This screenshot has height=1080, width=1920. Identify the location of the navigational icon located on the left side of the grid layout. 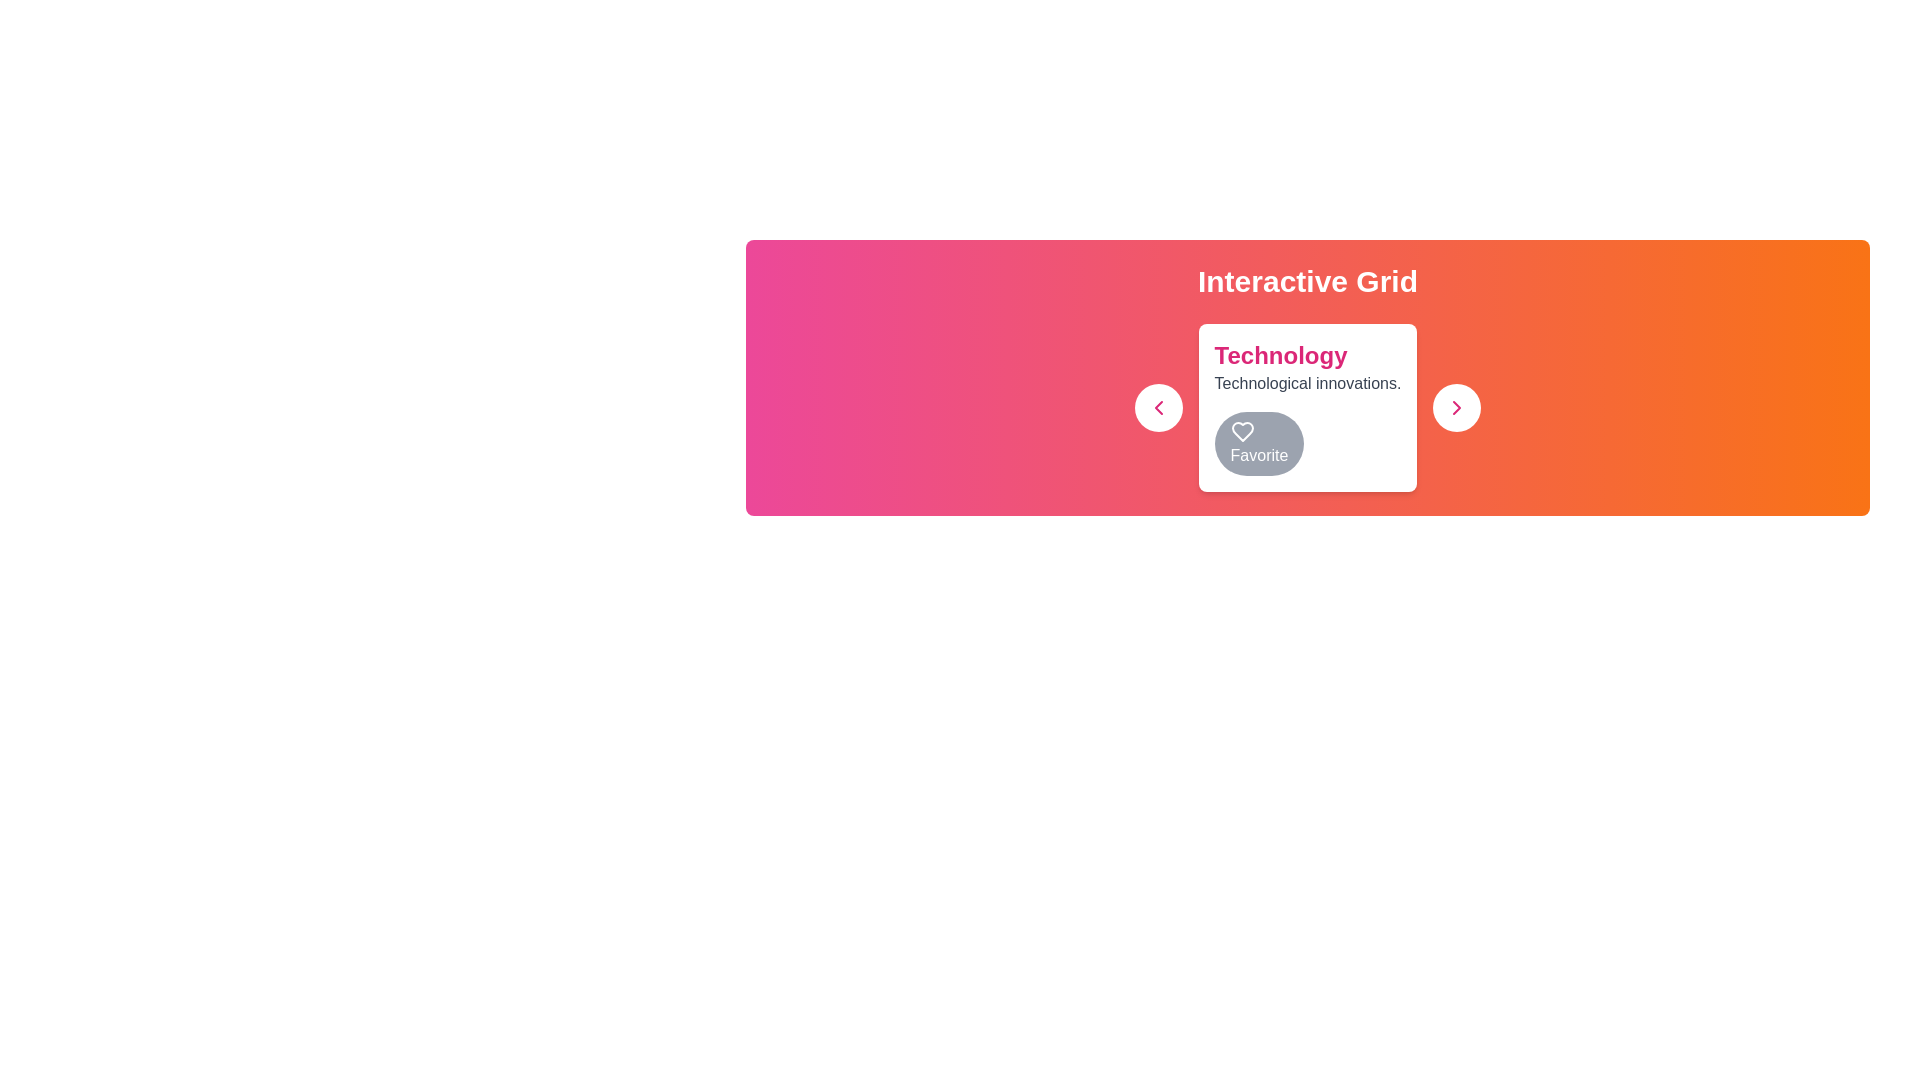
(1158, 407).